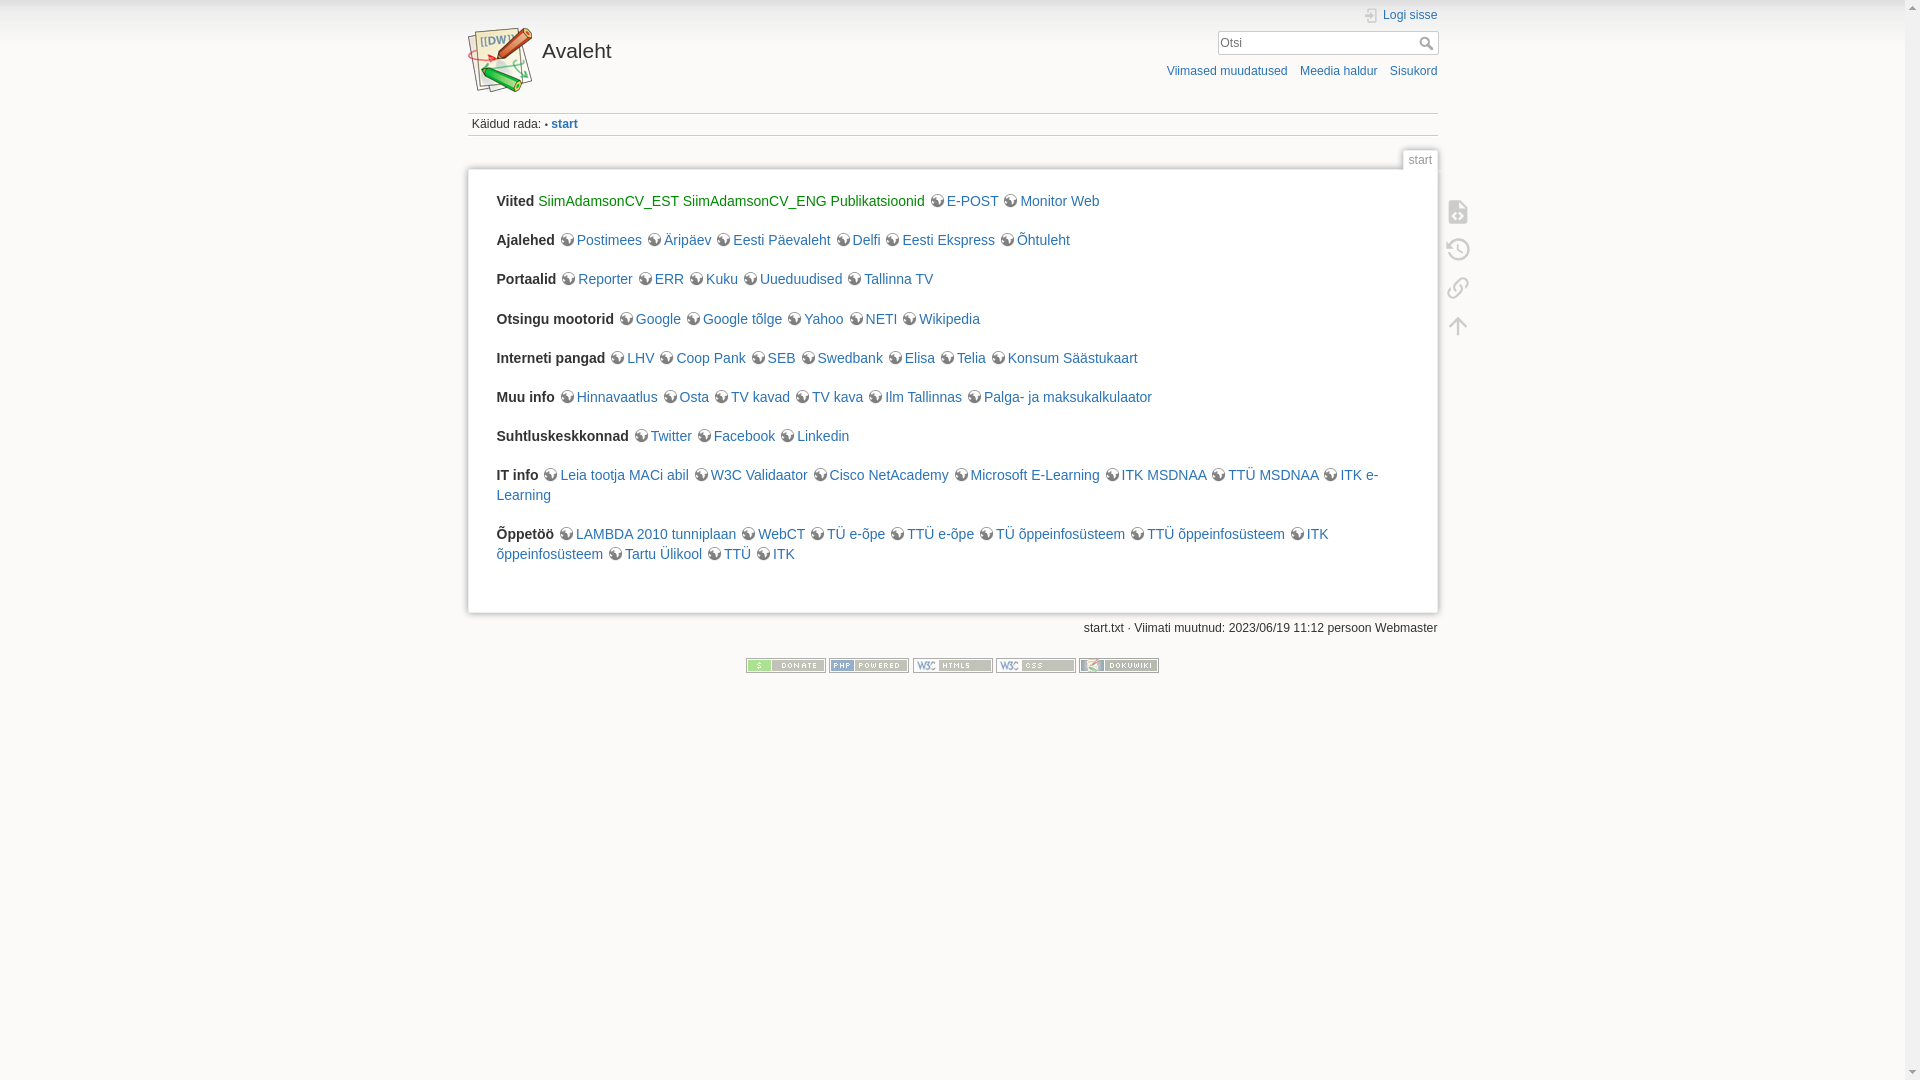 Image resolution: width=1920 pixels, height=1080 pixels. Describe the element at coordinates (1226, 69) in the screenshot. I see `'Viimased muudatused'` at that location.